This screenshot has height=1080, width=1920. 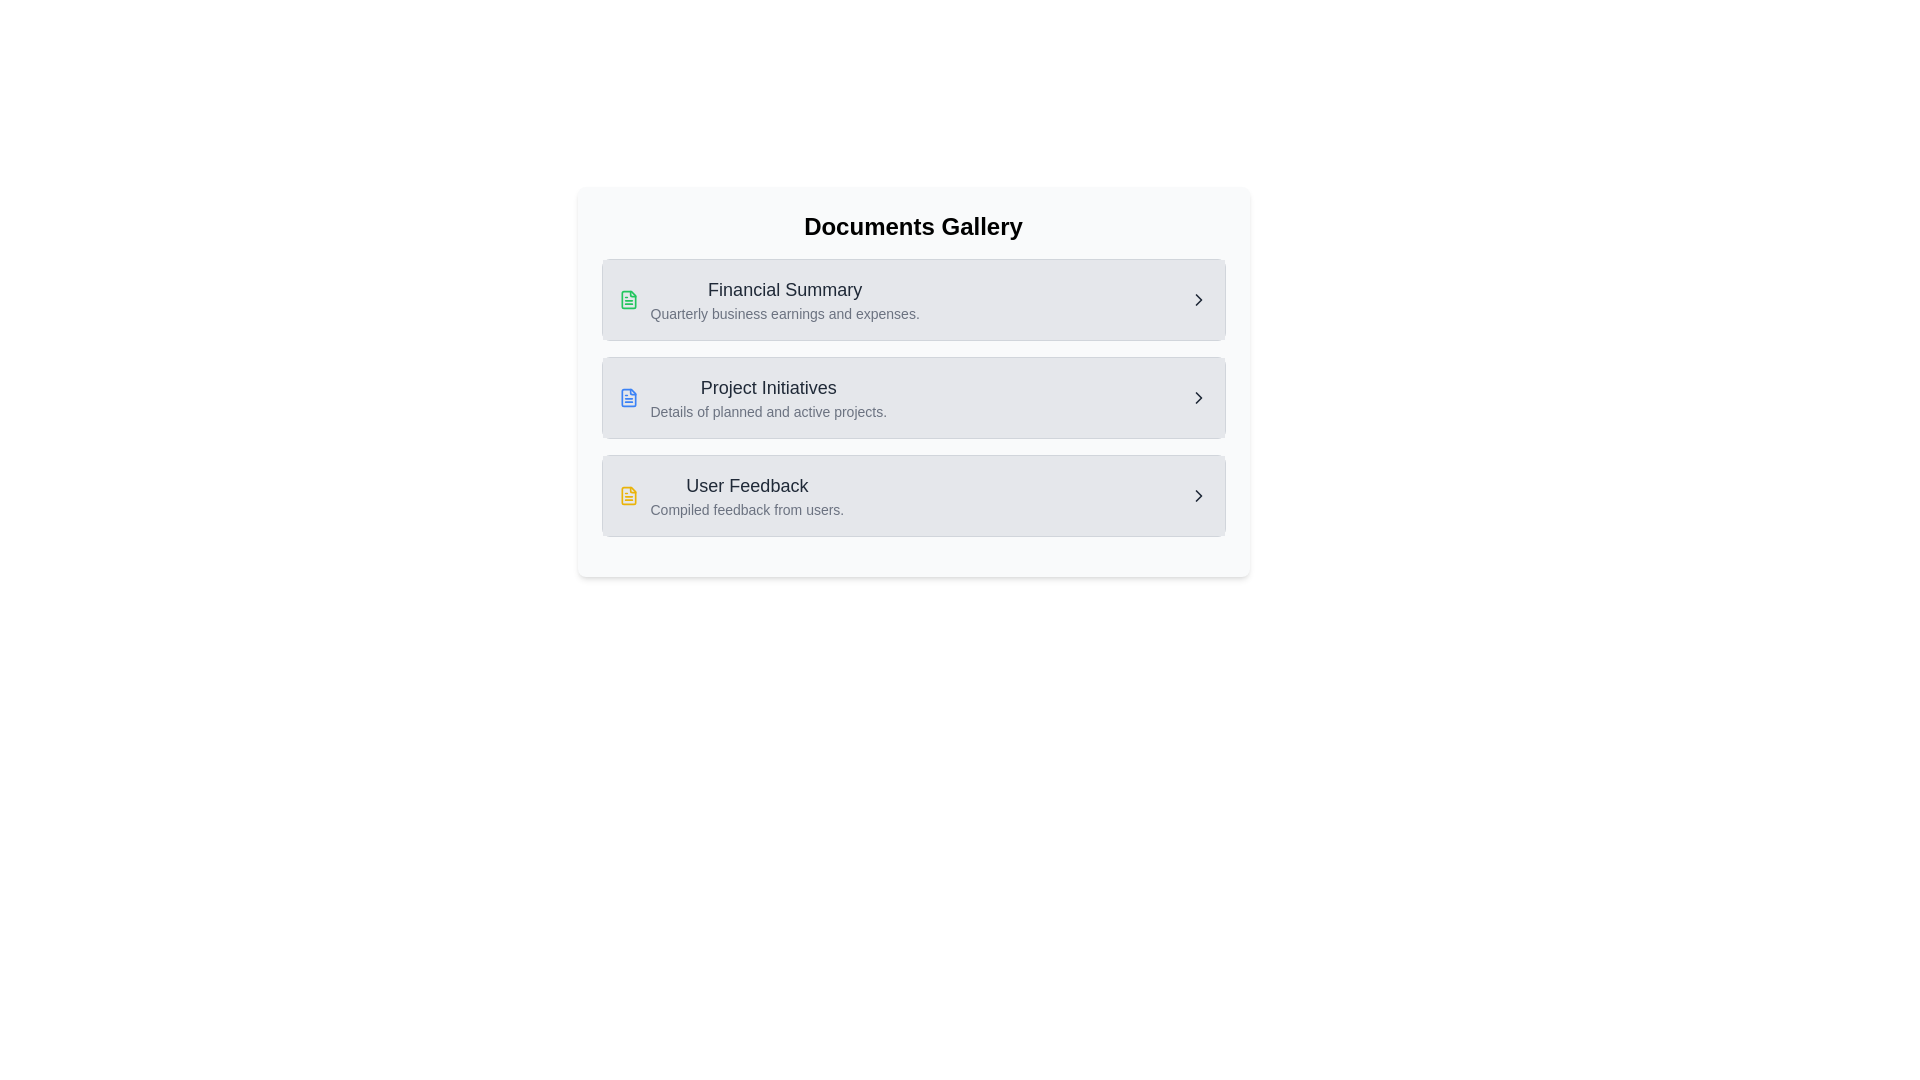 I want to click on the informational subtitle located directly below the 'Project Initiatives' heading in the middle section of the interface, so click(x=767, y=411).